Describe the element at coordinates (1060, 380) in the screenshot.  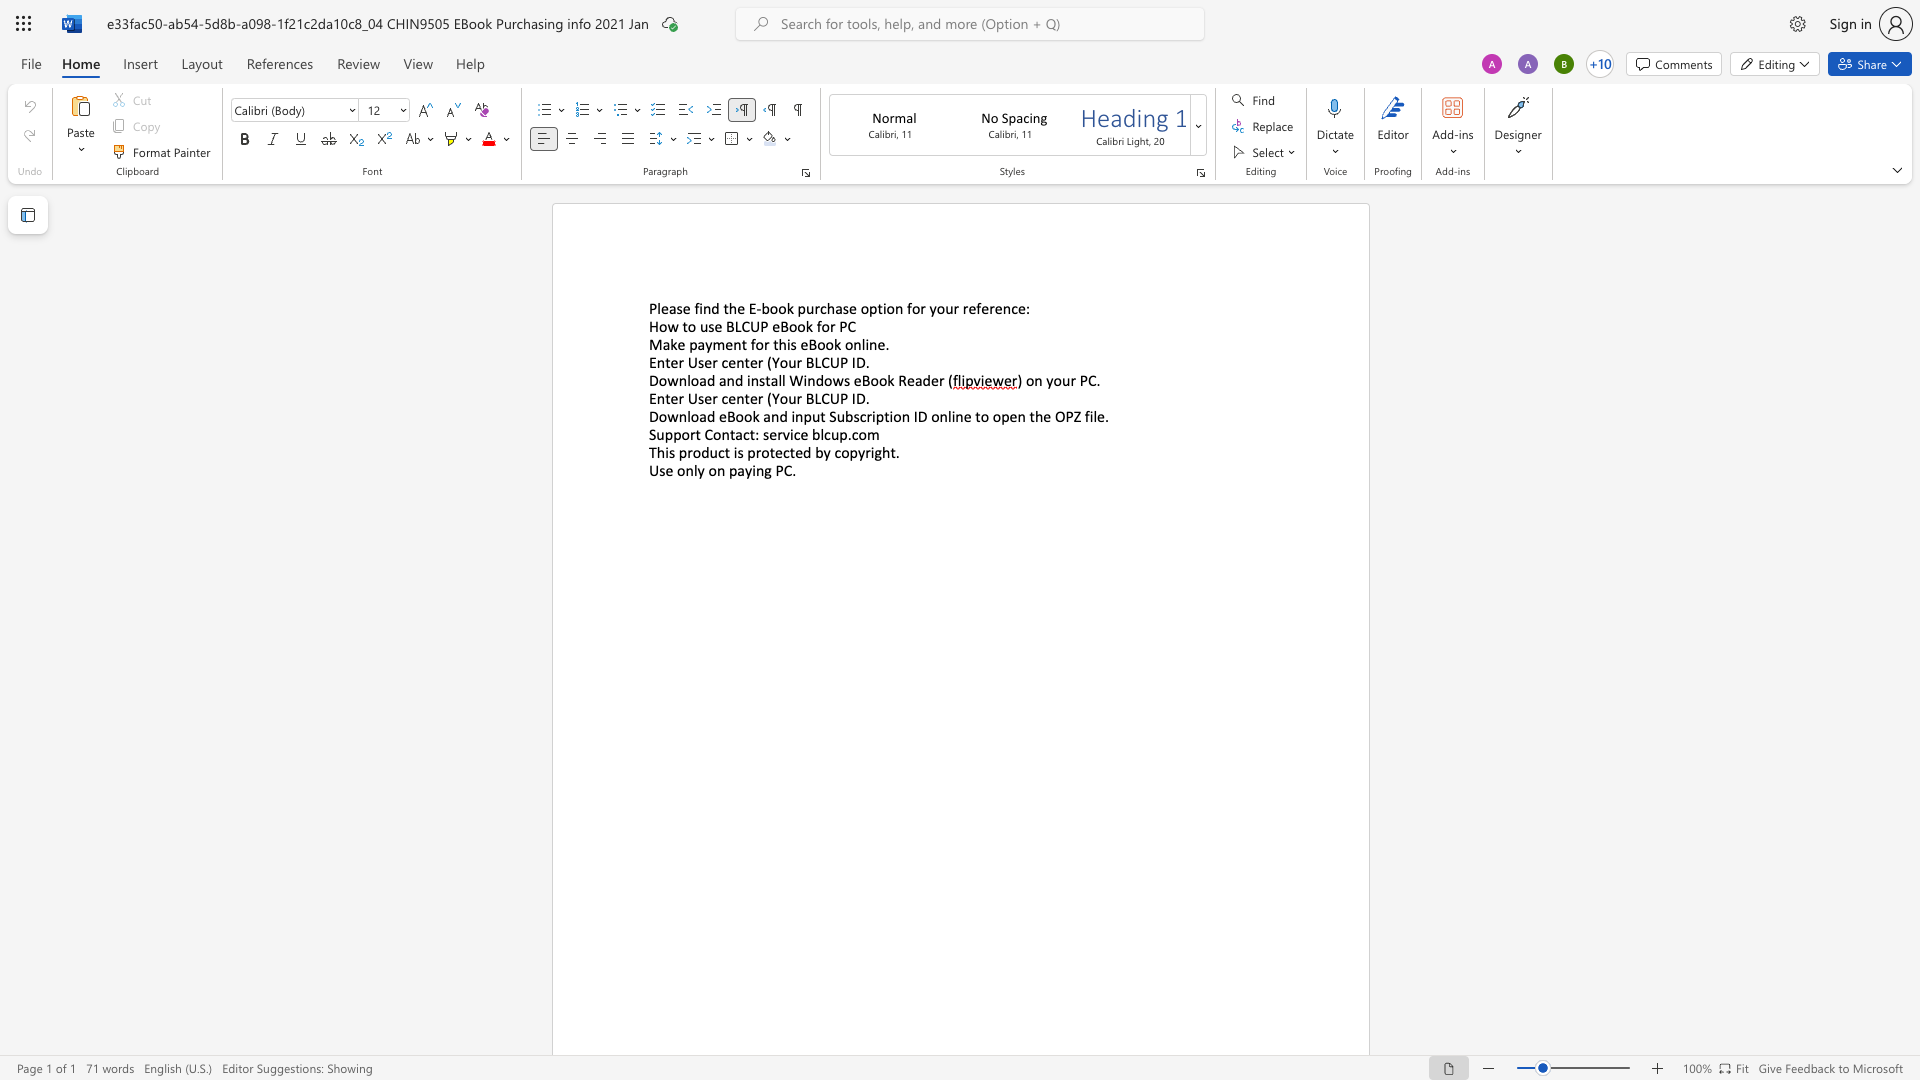
I see `the space between the continuous character "o" and "u" in the text` at that location.